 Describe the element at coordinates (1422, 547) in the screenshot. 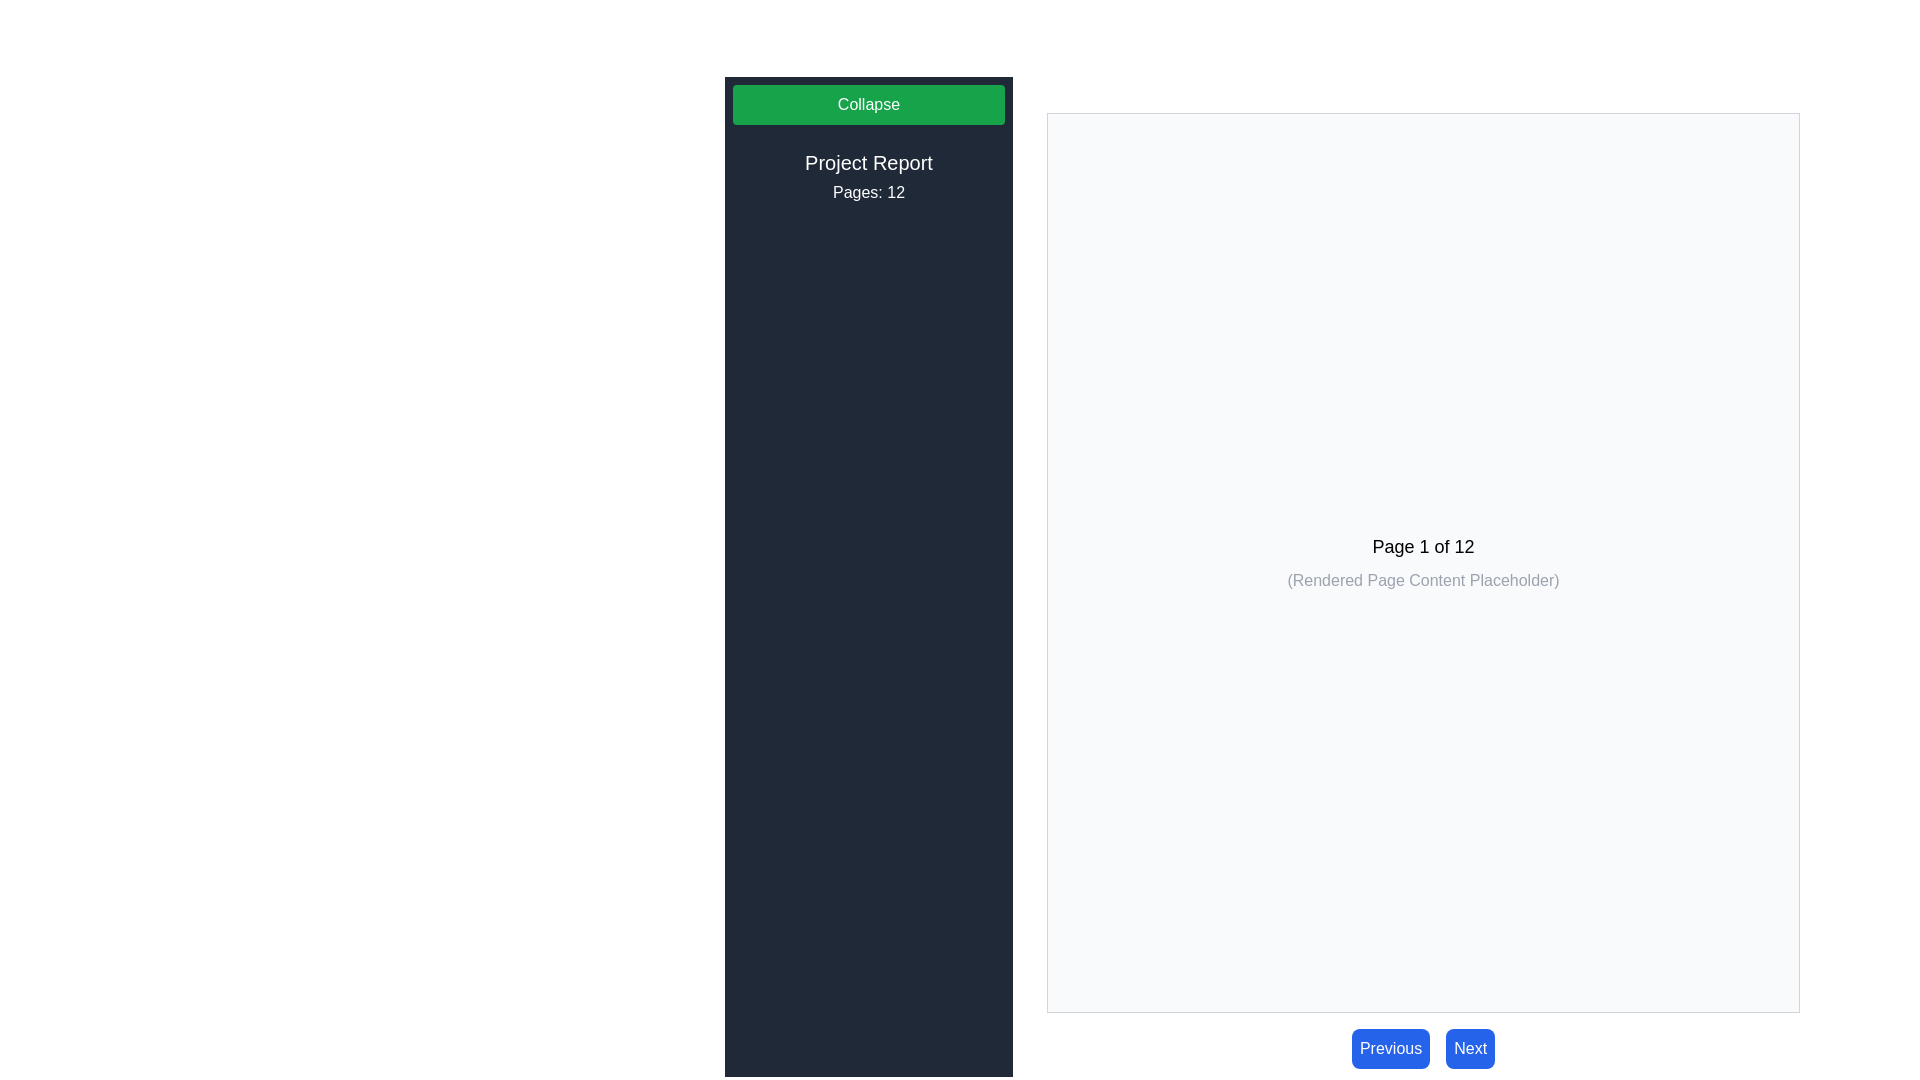

I see `the Text label that indicates the current page number in the central panel, which is positioned above the '(Rendered Page Content Placeholder)' element` at that location.